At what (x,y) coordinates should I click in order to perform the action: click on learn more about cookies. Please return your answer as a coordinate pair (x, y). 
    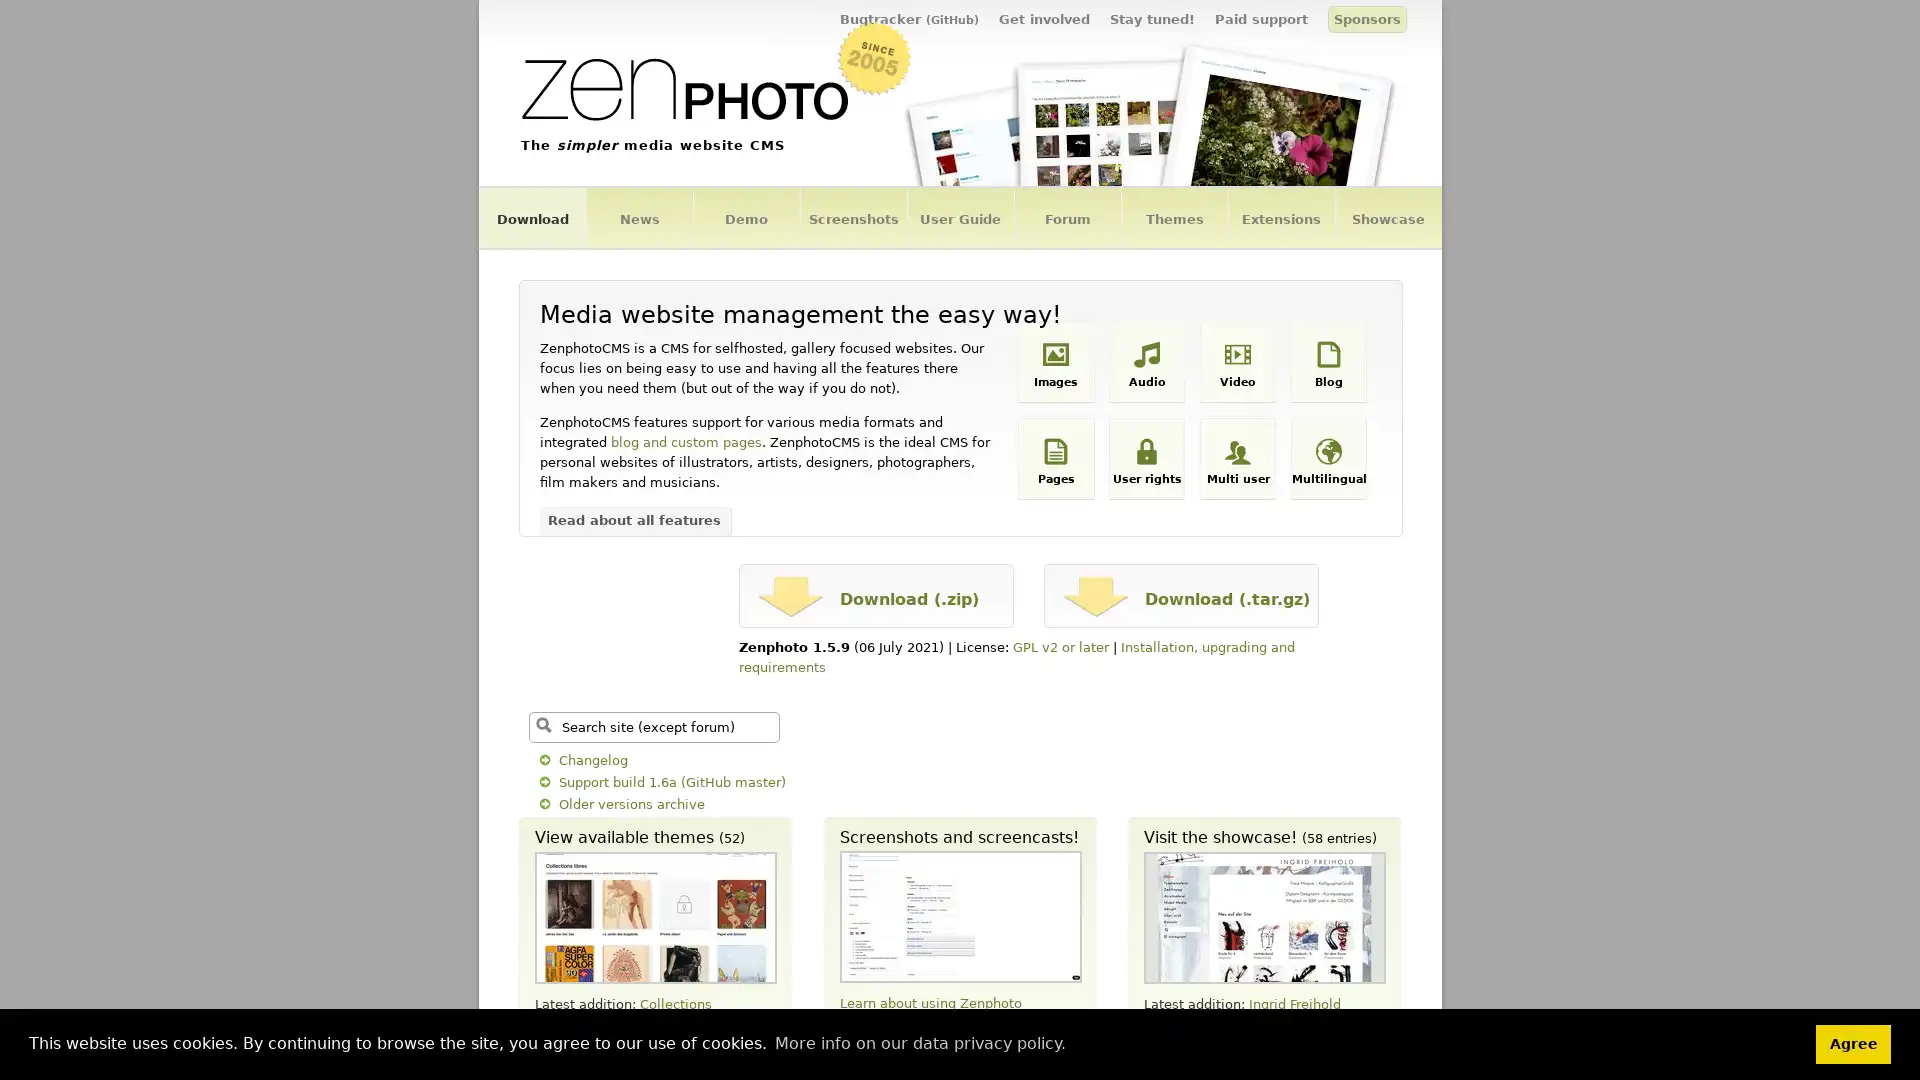
    Looking at the image, I should click on (919, 1043).